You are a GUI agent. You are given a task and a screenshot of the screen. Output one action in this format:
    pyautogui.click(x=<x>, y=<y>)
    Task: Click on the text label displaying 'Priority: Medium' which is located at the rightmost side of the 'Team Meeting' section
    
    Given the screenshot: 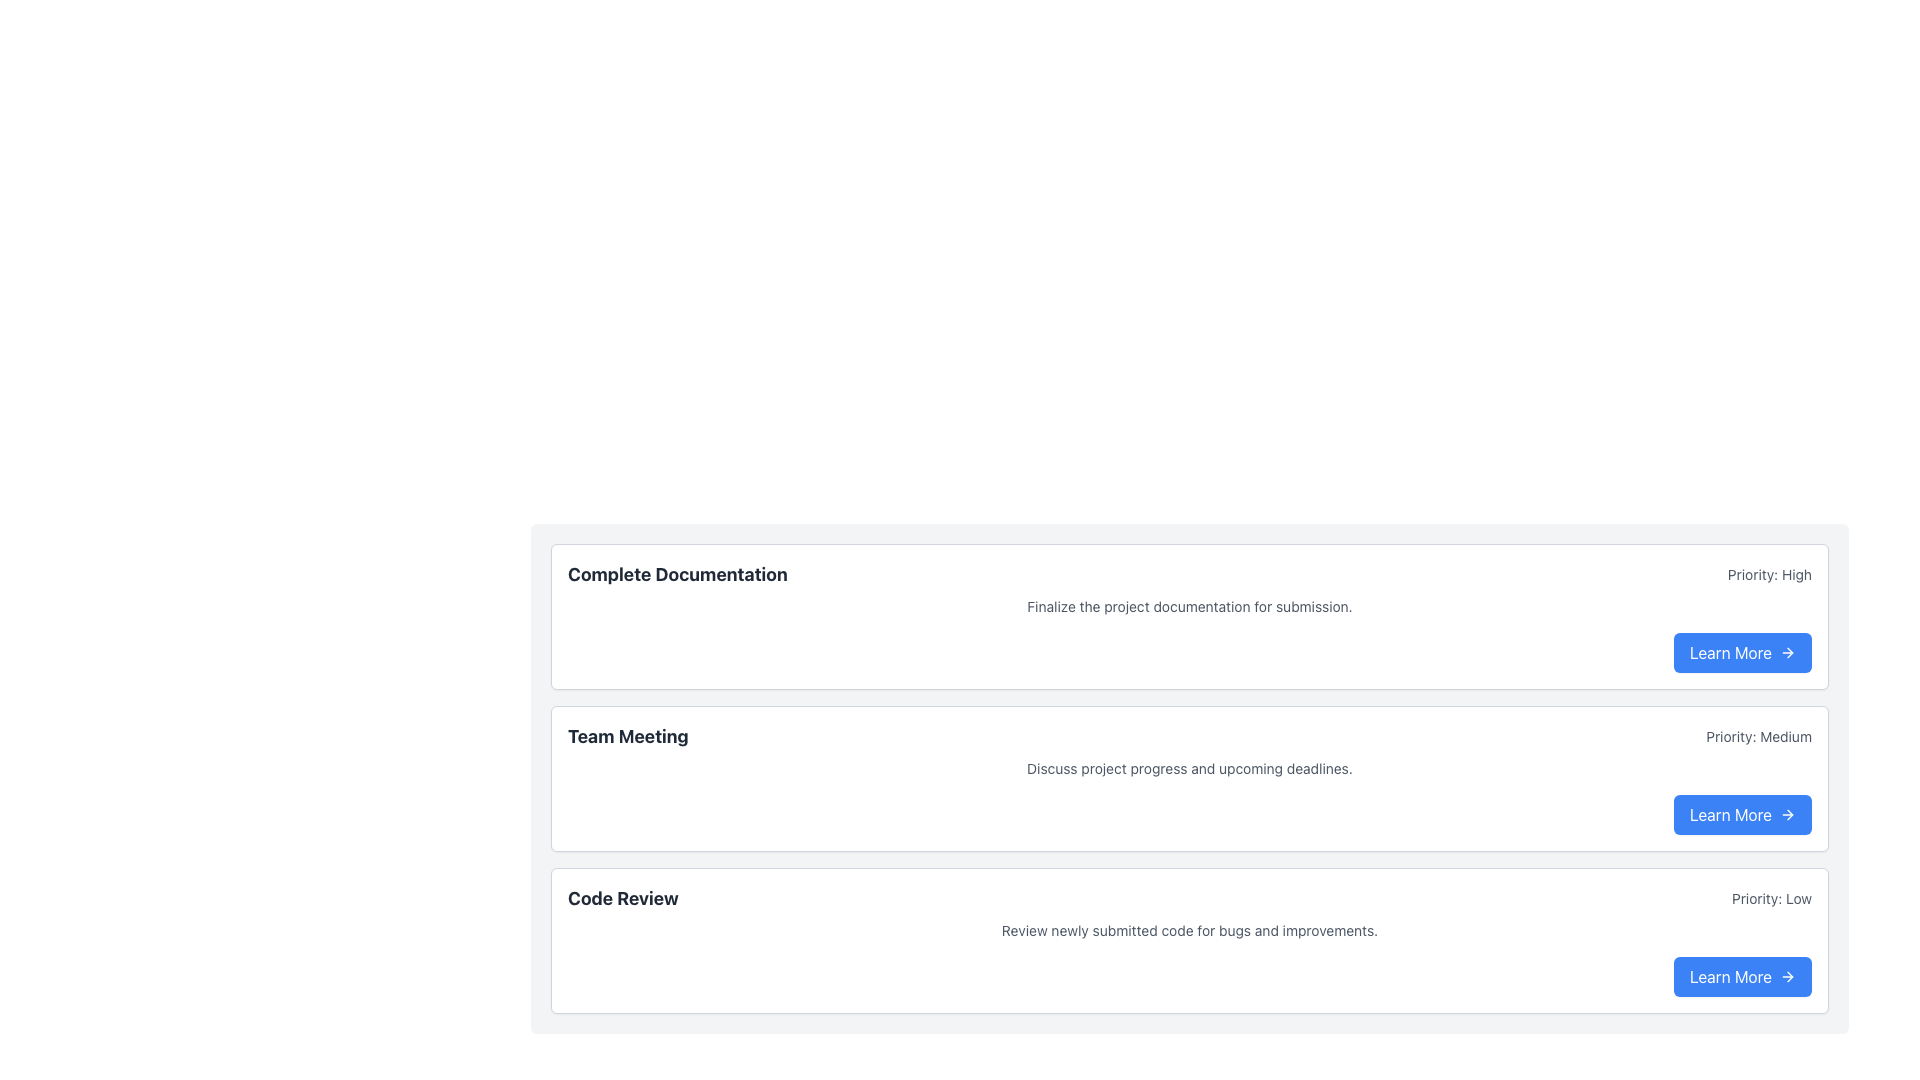 What is the action you would take?
    pyautogui.click(x=1758, y=736)
    